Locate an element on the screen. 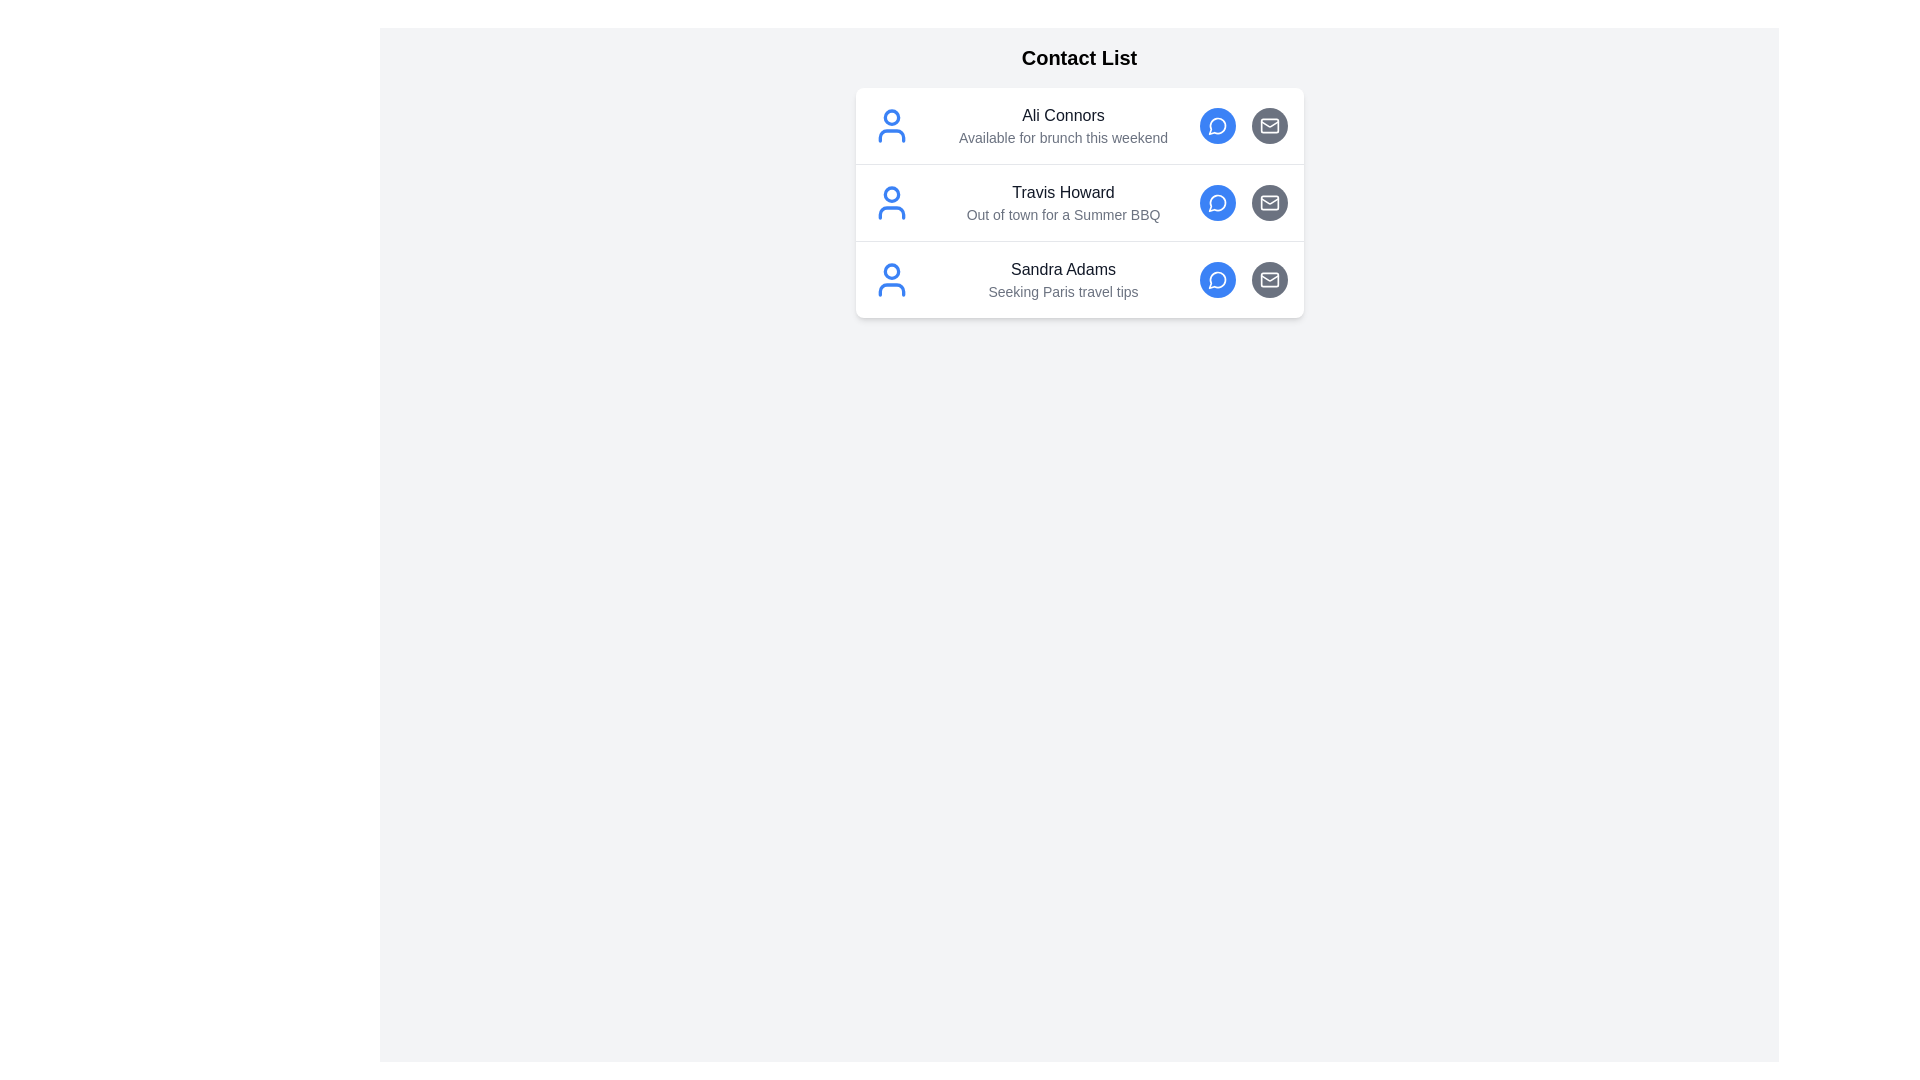 The height and width of the screenshot is (1080, 1920). the text label displaying 'Sandra Adams' is located at coordinates (1062, 270).